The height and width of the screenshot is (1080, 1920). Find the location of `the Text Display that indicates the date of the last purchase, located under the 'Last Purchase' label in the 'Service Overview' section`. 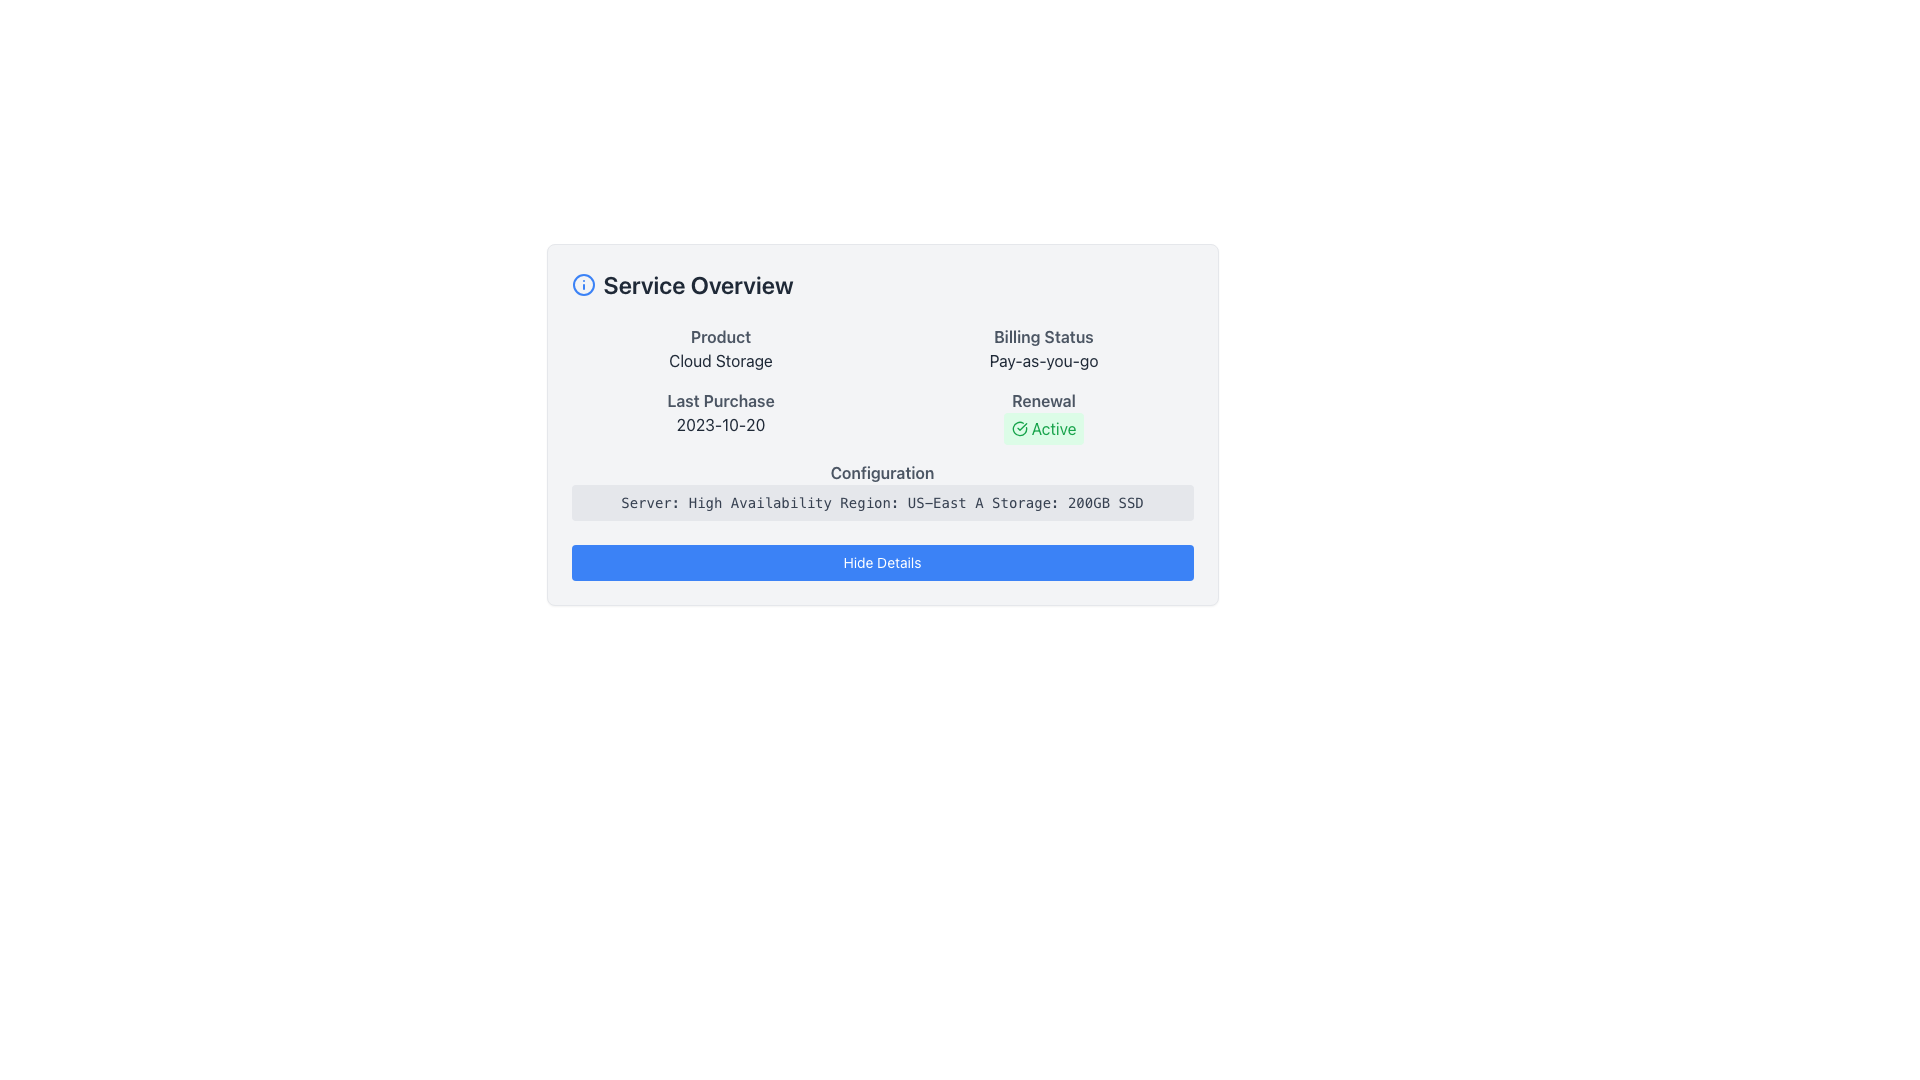

the Text Display that indicates the date of the last purchase, located under the 'Last Purchase' label in the 'Service Overview' section is located at coordinates (720, 423).